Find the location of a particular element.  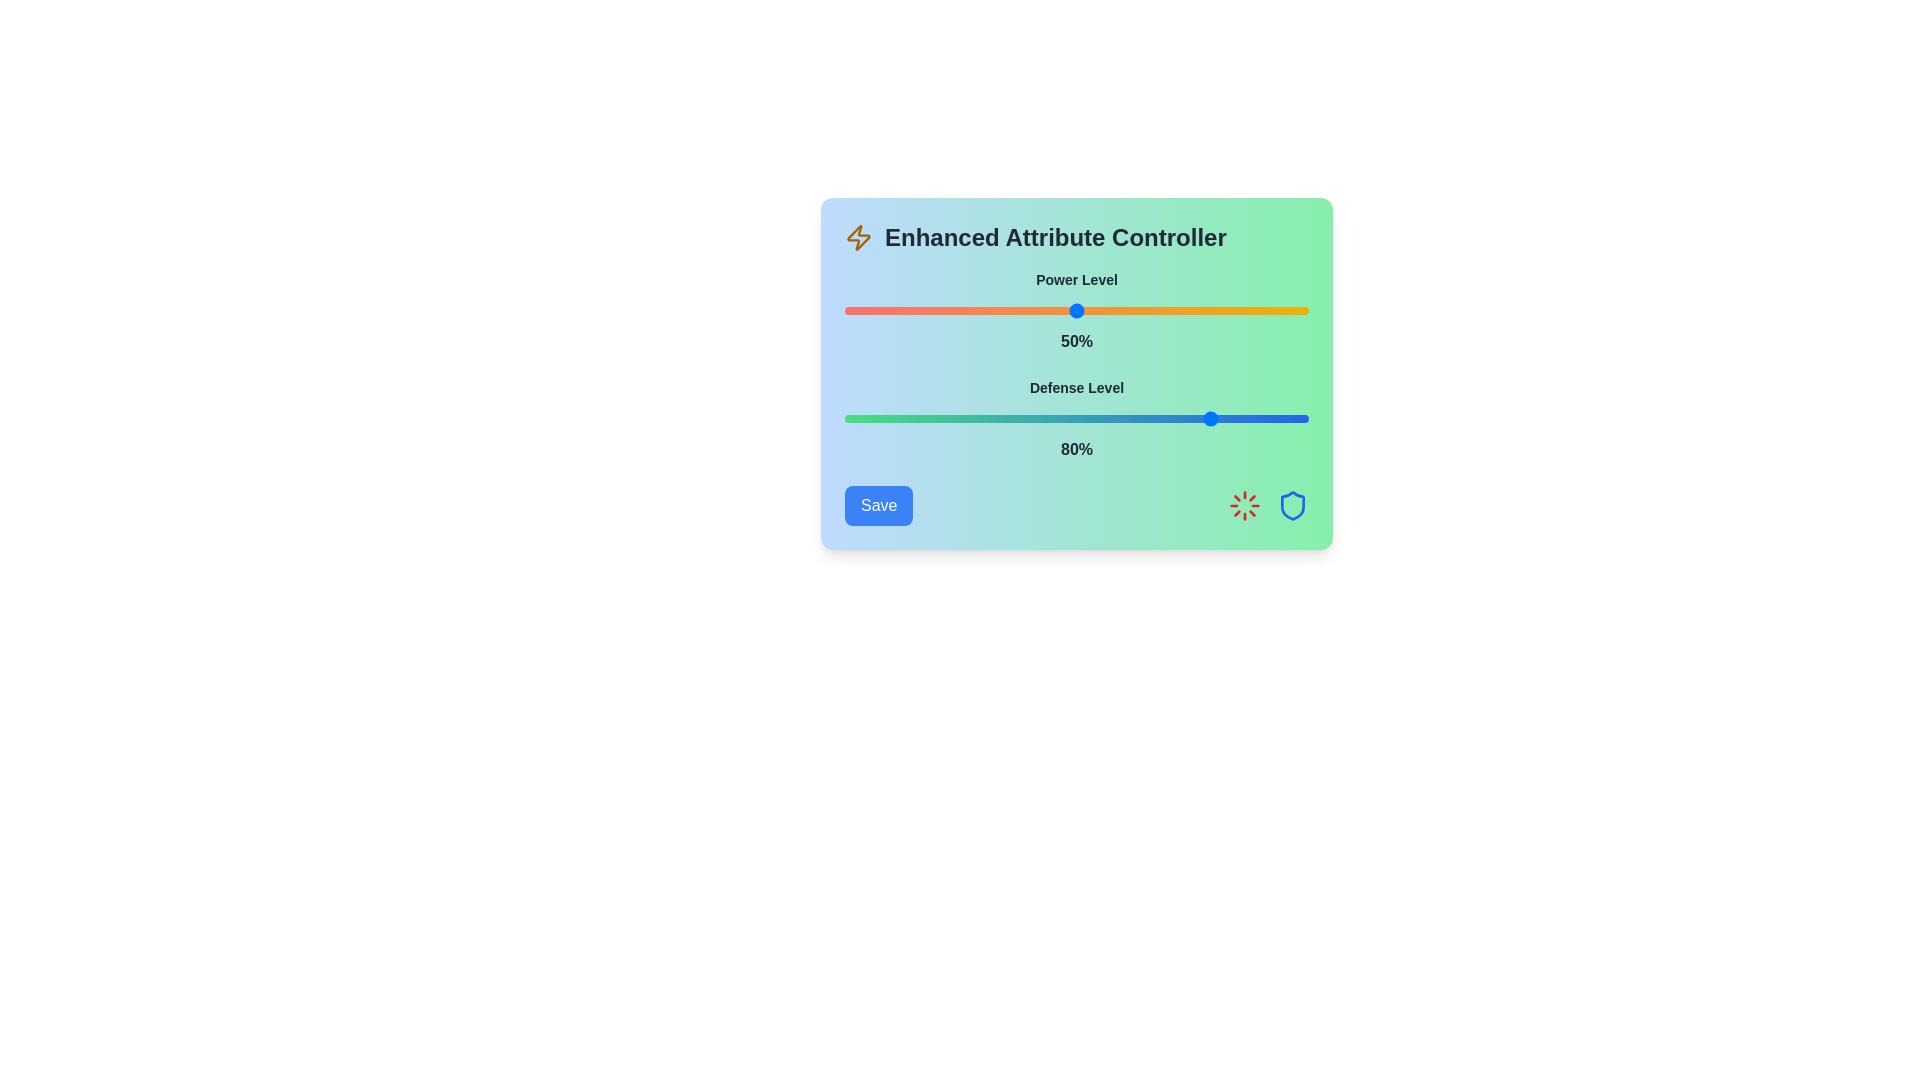

the Defense Level slider to 83% is located at coordinates (1229, 418).